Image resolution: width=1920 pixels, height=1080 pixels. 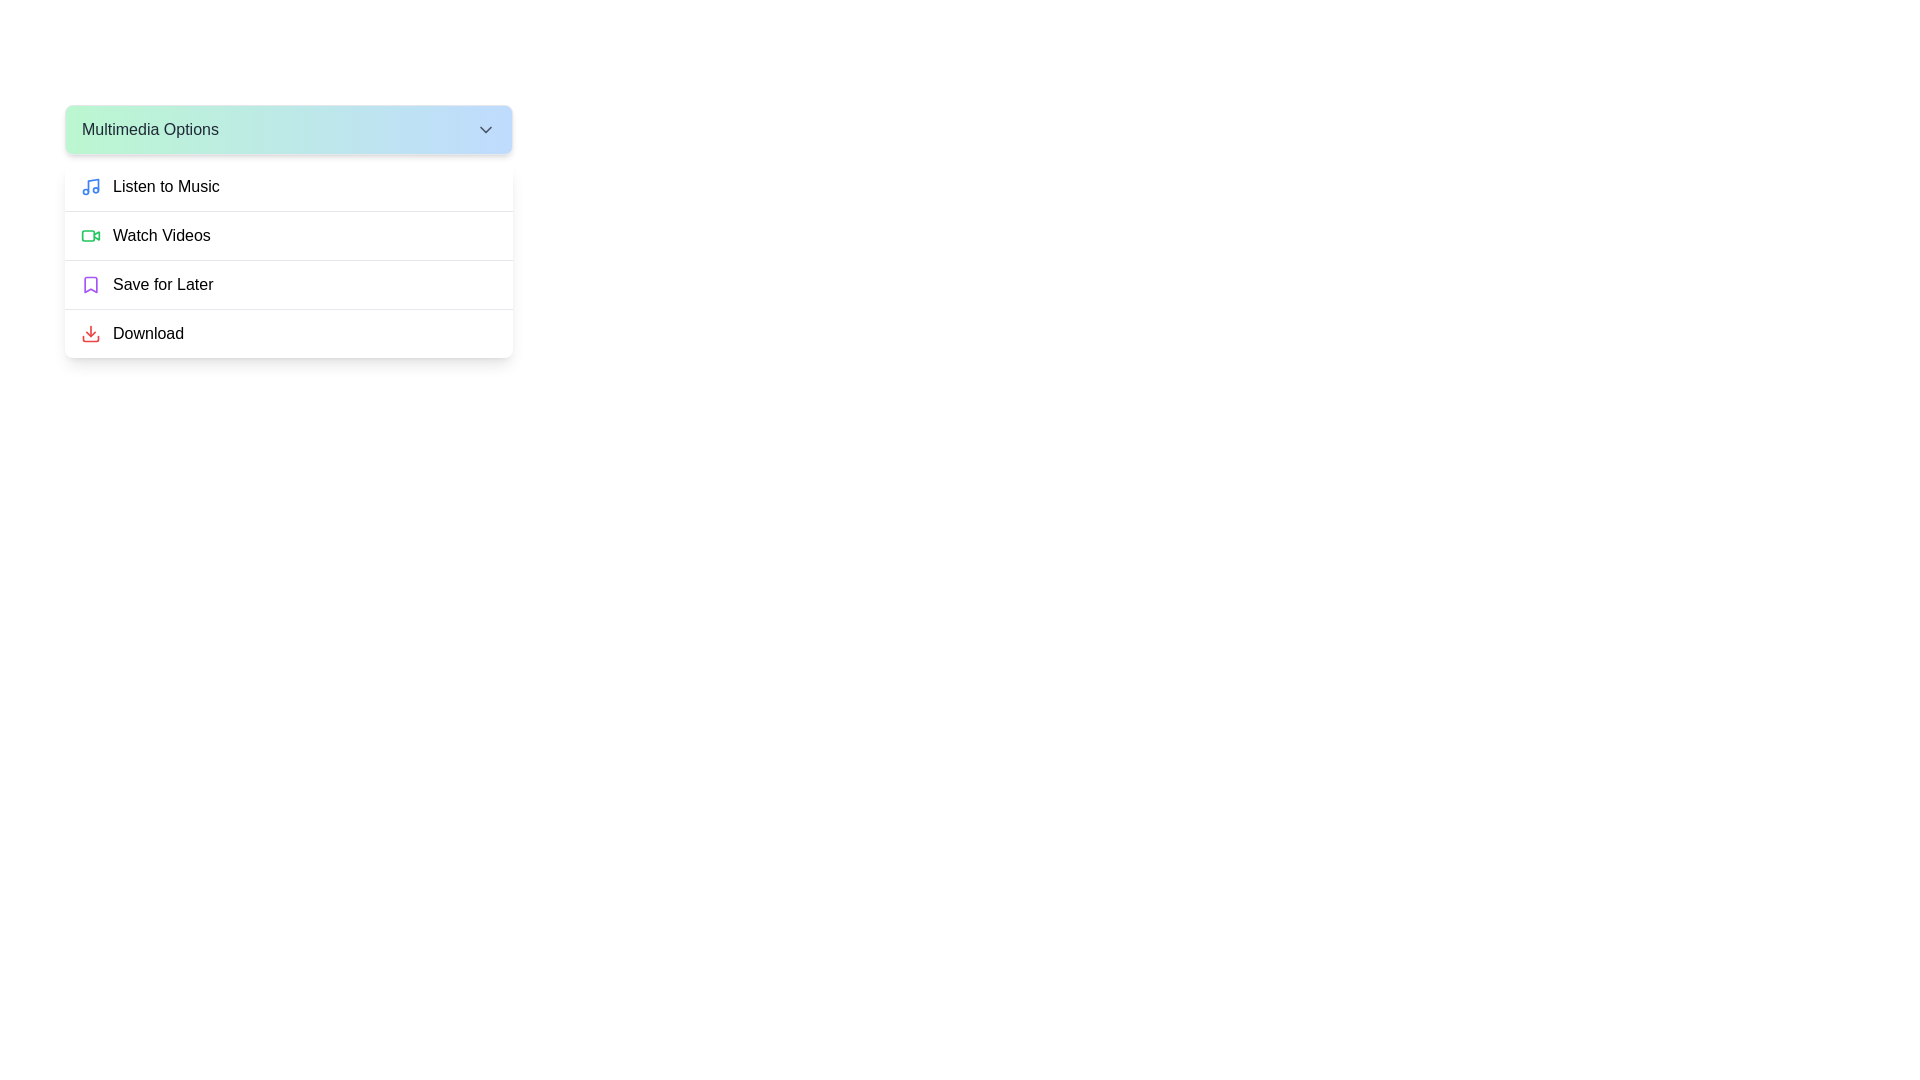 What do you see at coordinates (287, 284) in the screenshot?
I see `the third menu option in the 'Multimedia Options' section, which is located below 'Watch Videos' and above 'Download'` at bounding box center [287, 284].